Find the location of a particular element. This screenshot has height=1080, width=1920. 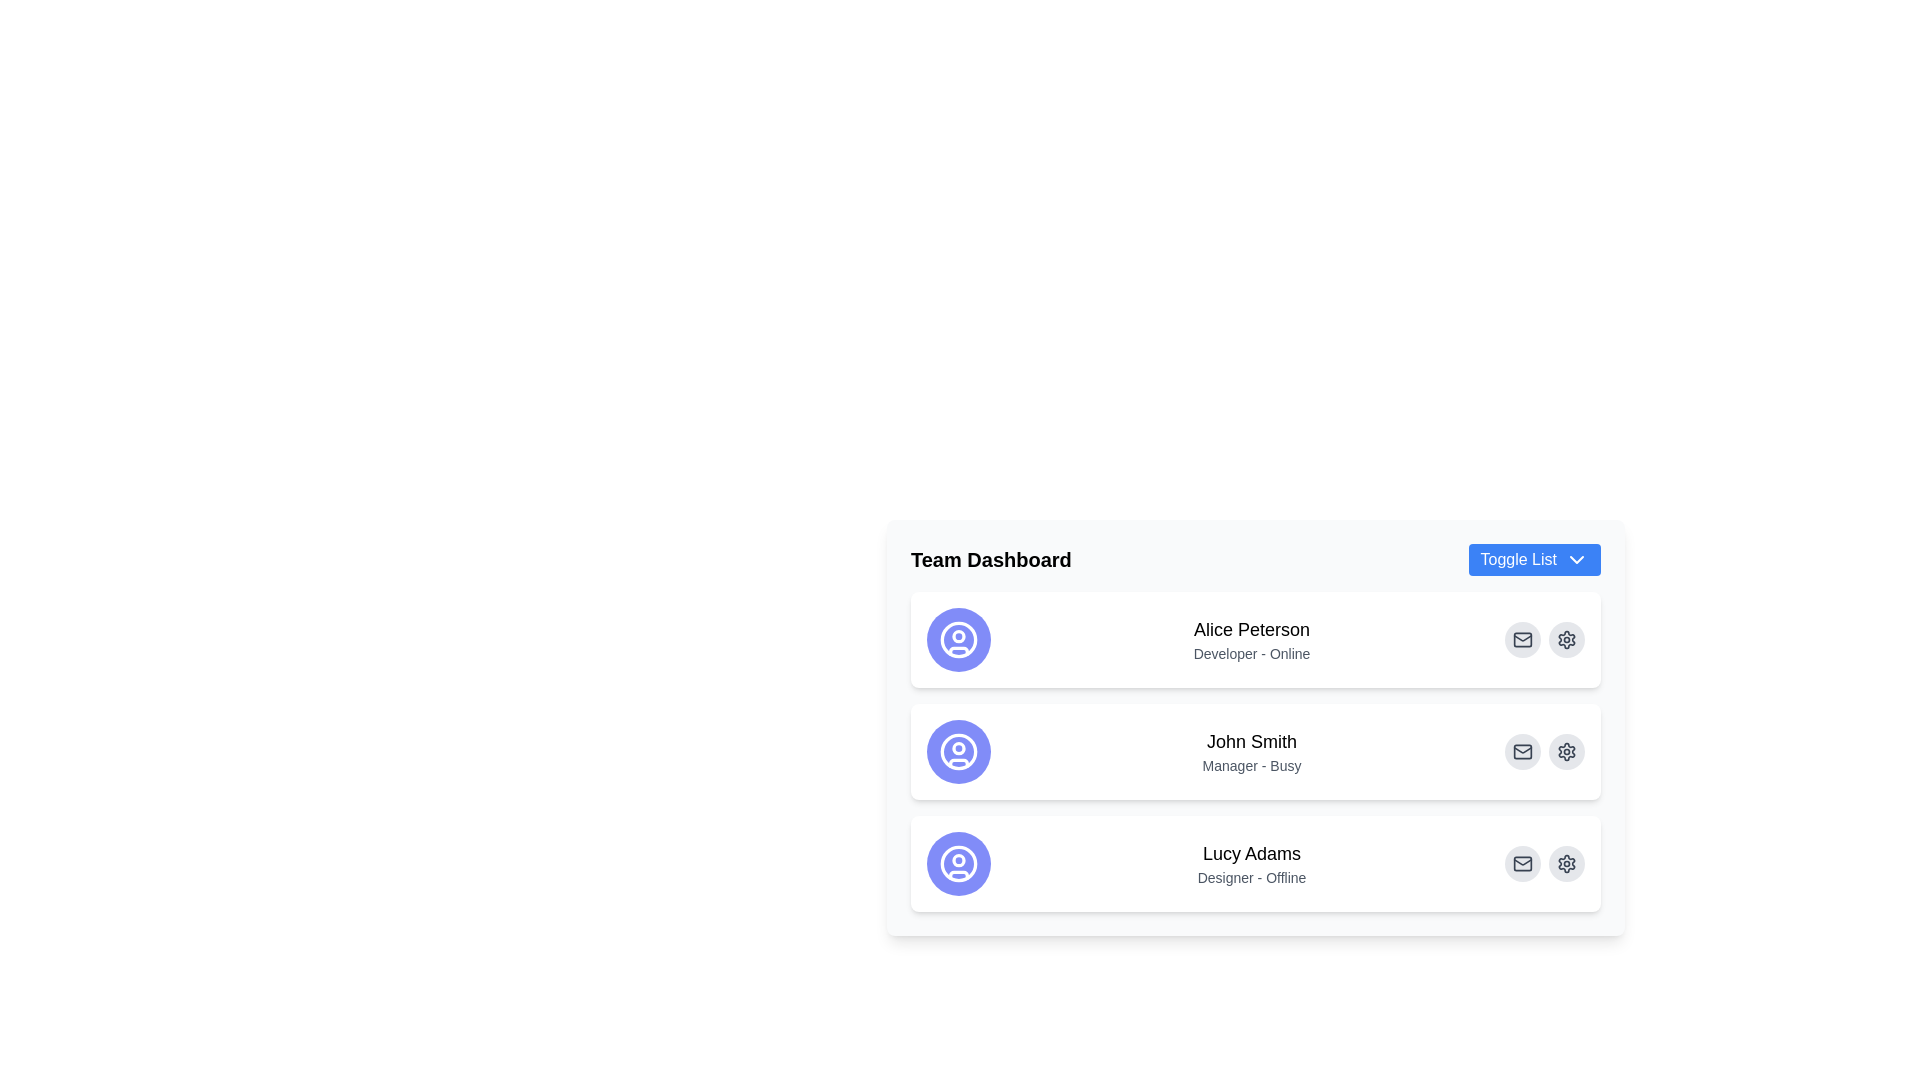

the graphical decoration indicating a specific status or type of user within the user icon in the second user detail row is located at coordinates (958, 748).